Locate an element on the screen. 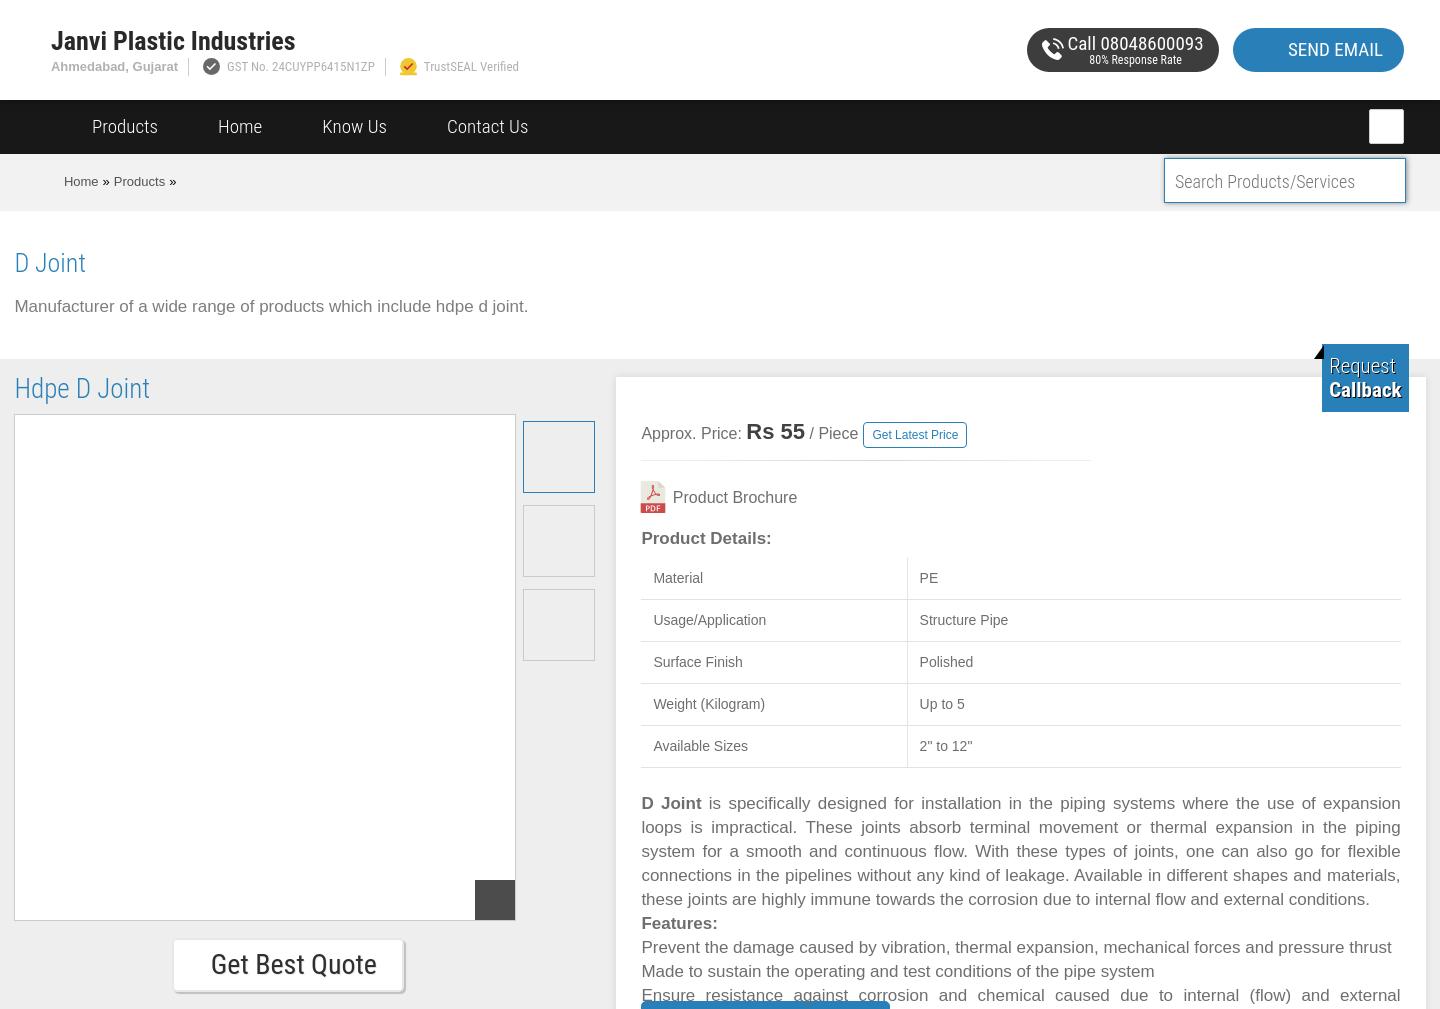  'Callback' is located at coordinates (1363, 388).